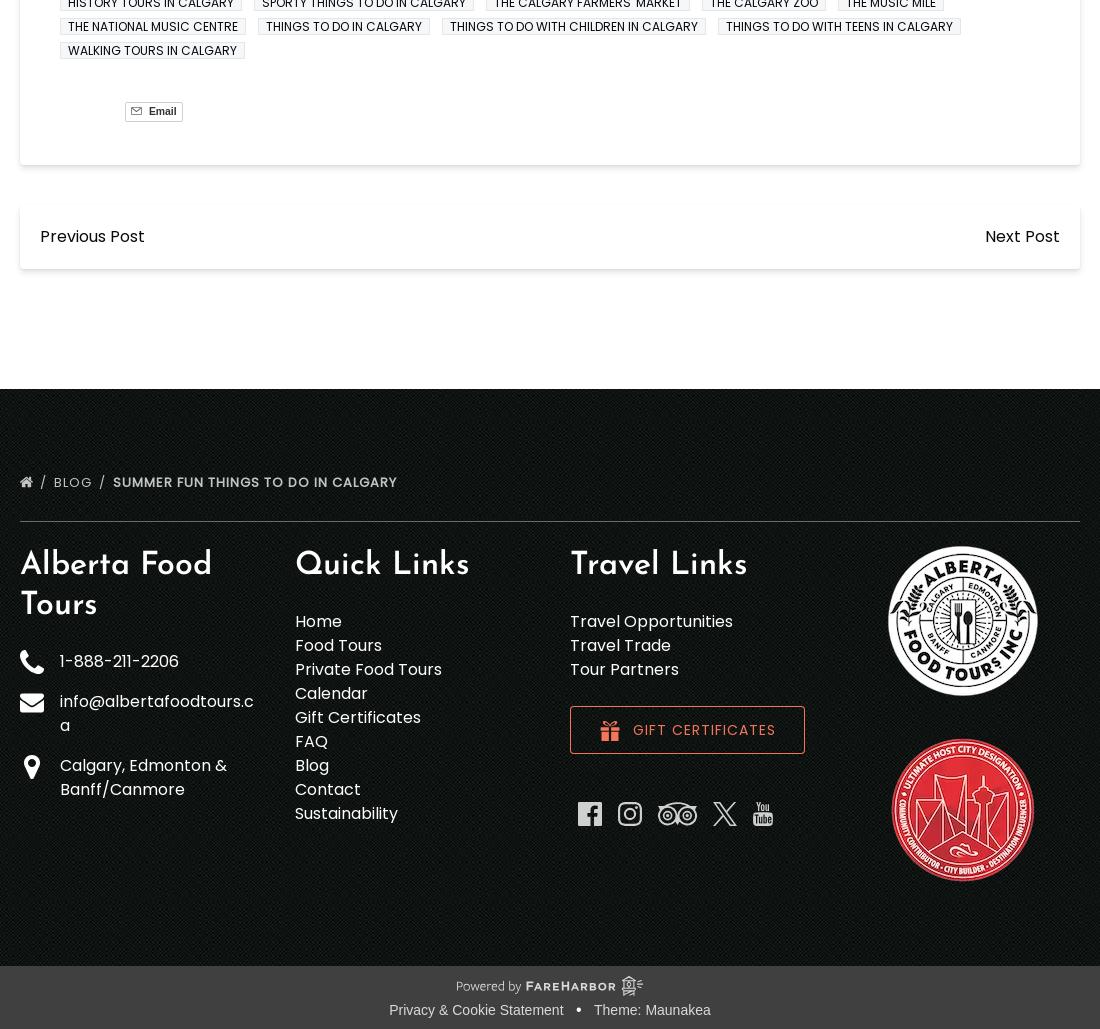  Describe the element at coordinates (330, 691) in the screenshot. I see `'Calendar'` at that location.